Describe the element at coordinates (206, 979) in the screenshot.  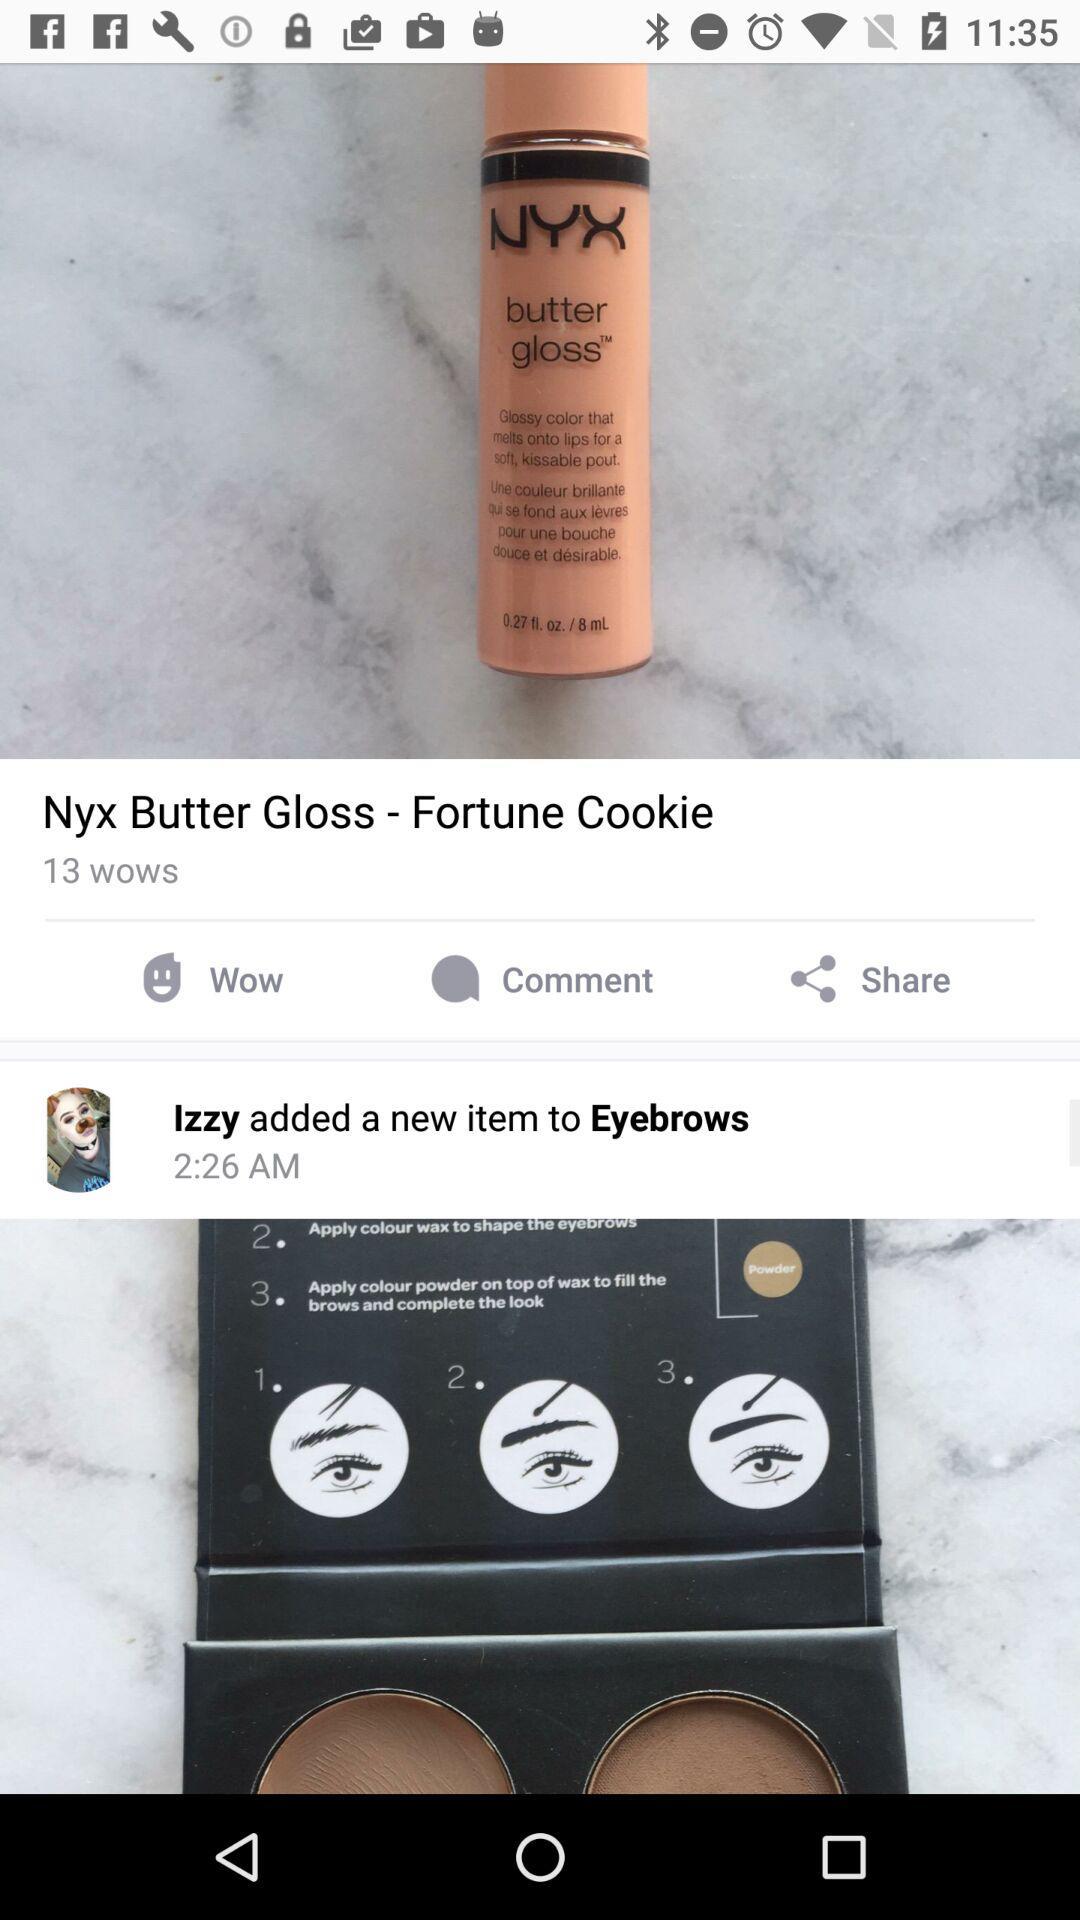
I see `the button wow beside comment` at that location.